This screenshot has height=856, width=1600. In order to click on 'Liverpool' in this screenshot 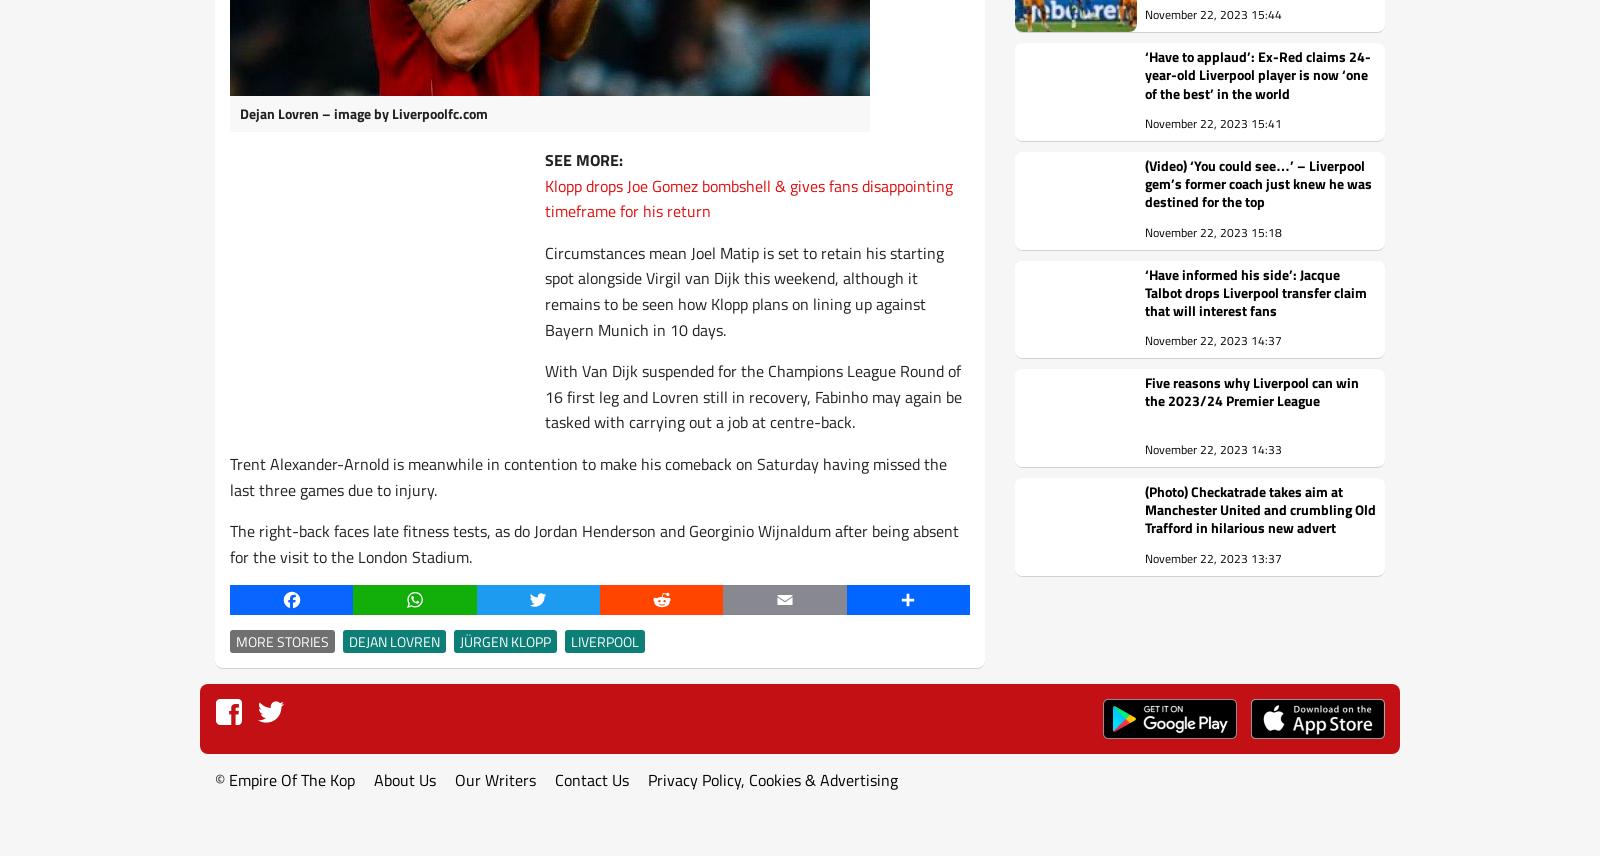, I will do `click(604, 640)`.